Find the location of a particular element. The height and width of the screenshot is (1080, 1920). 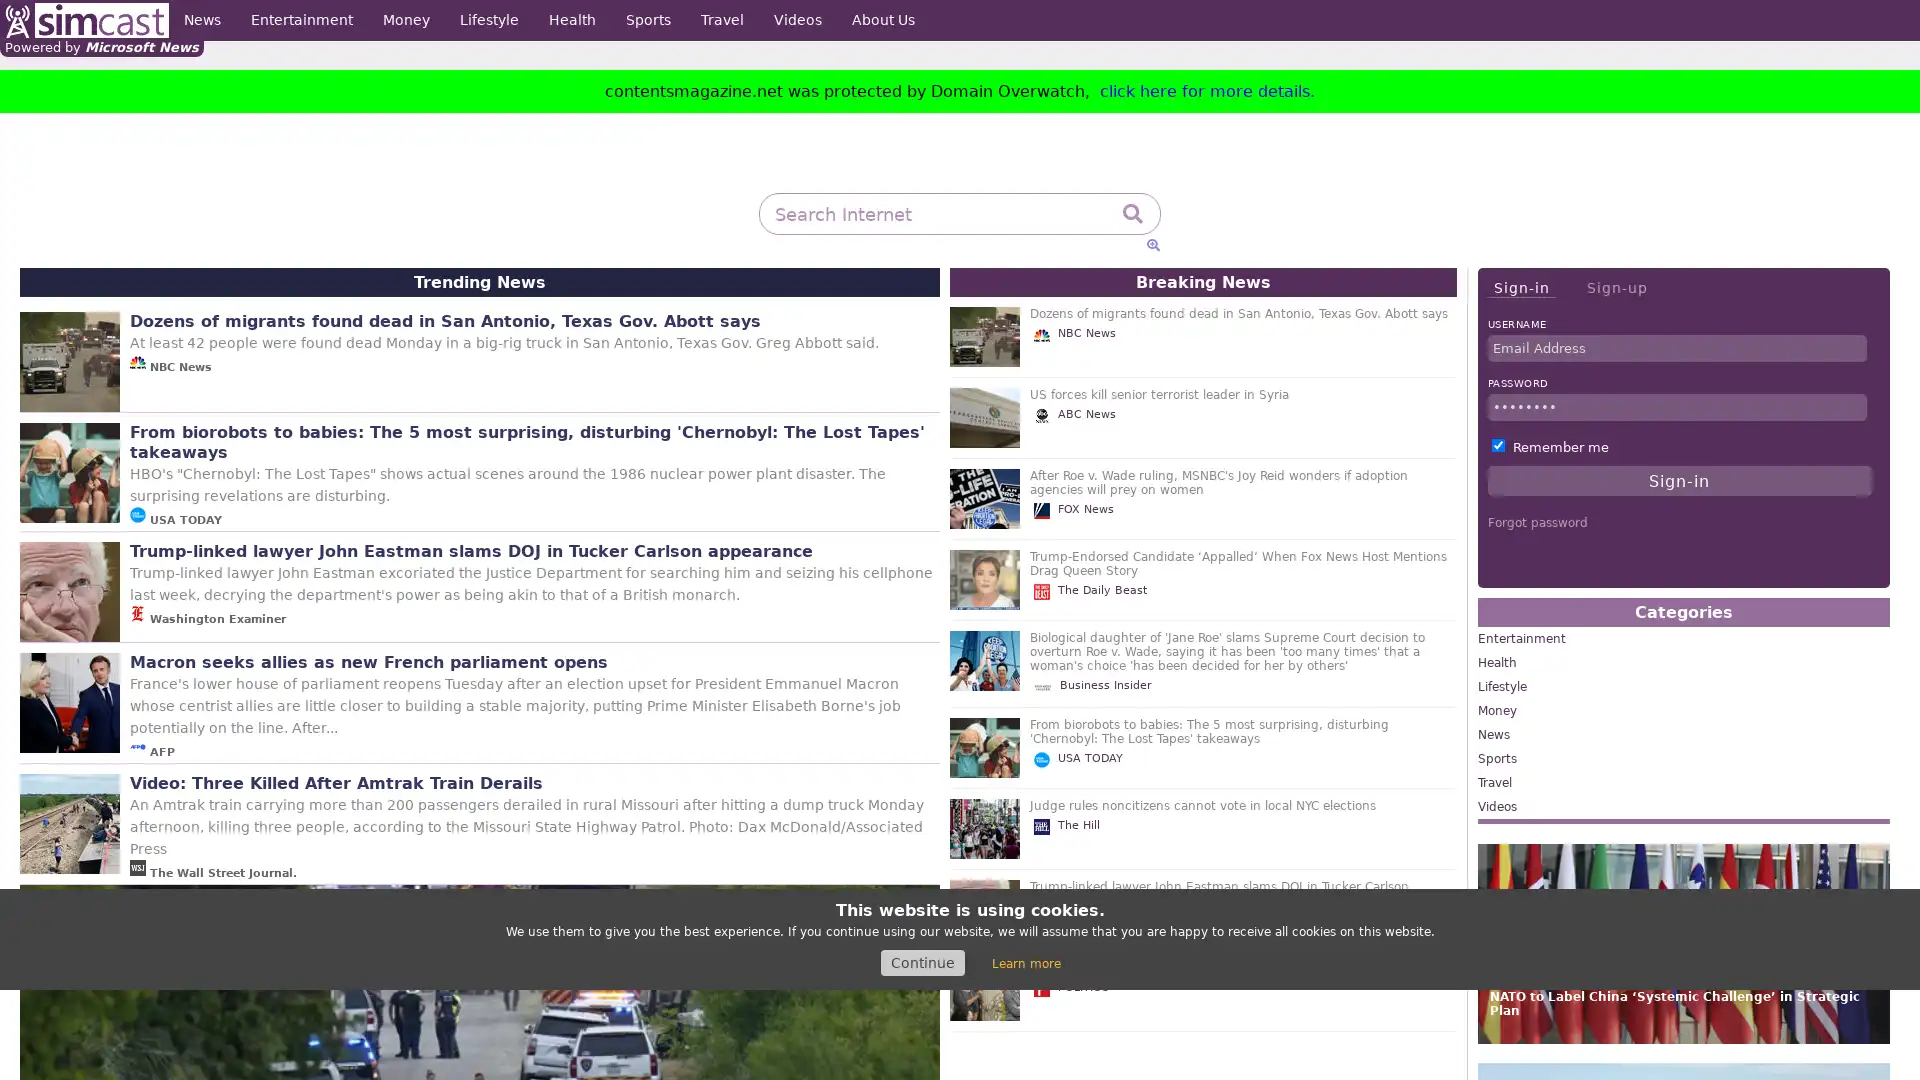

Continue is located at coordinates (921, 962).